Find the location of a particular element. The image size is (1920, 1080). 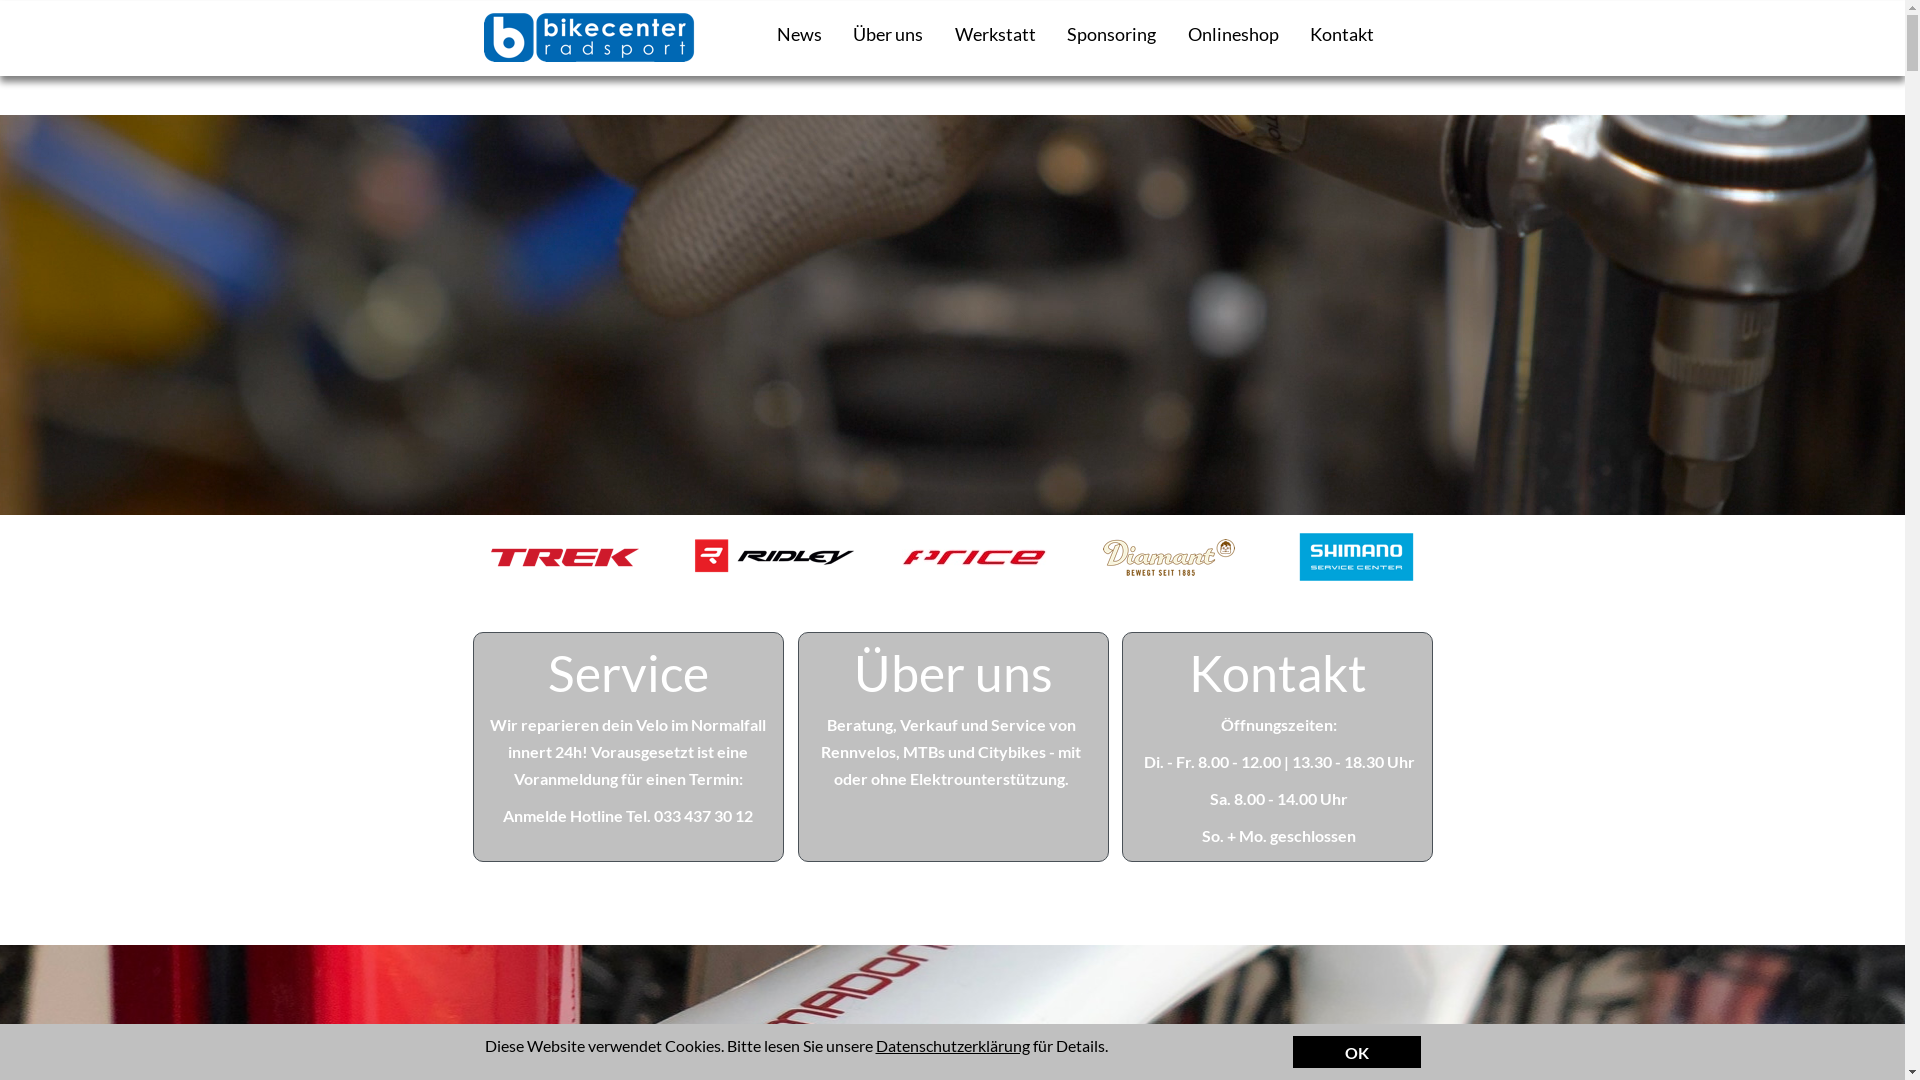

'Anmelde Hotline Tel. 033 437 30 12' is located at coordinates (627, 815).